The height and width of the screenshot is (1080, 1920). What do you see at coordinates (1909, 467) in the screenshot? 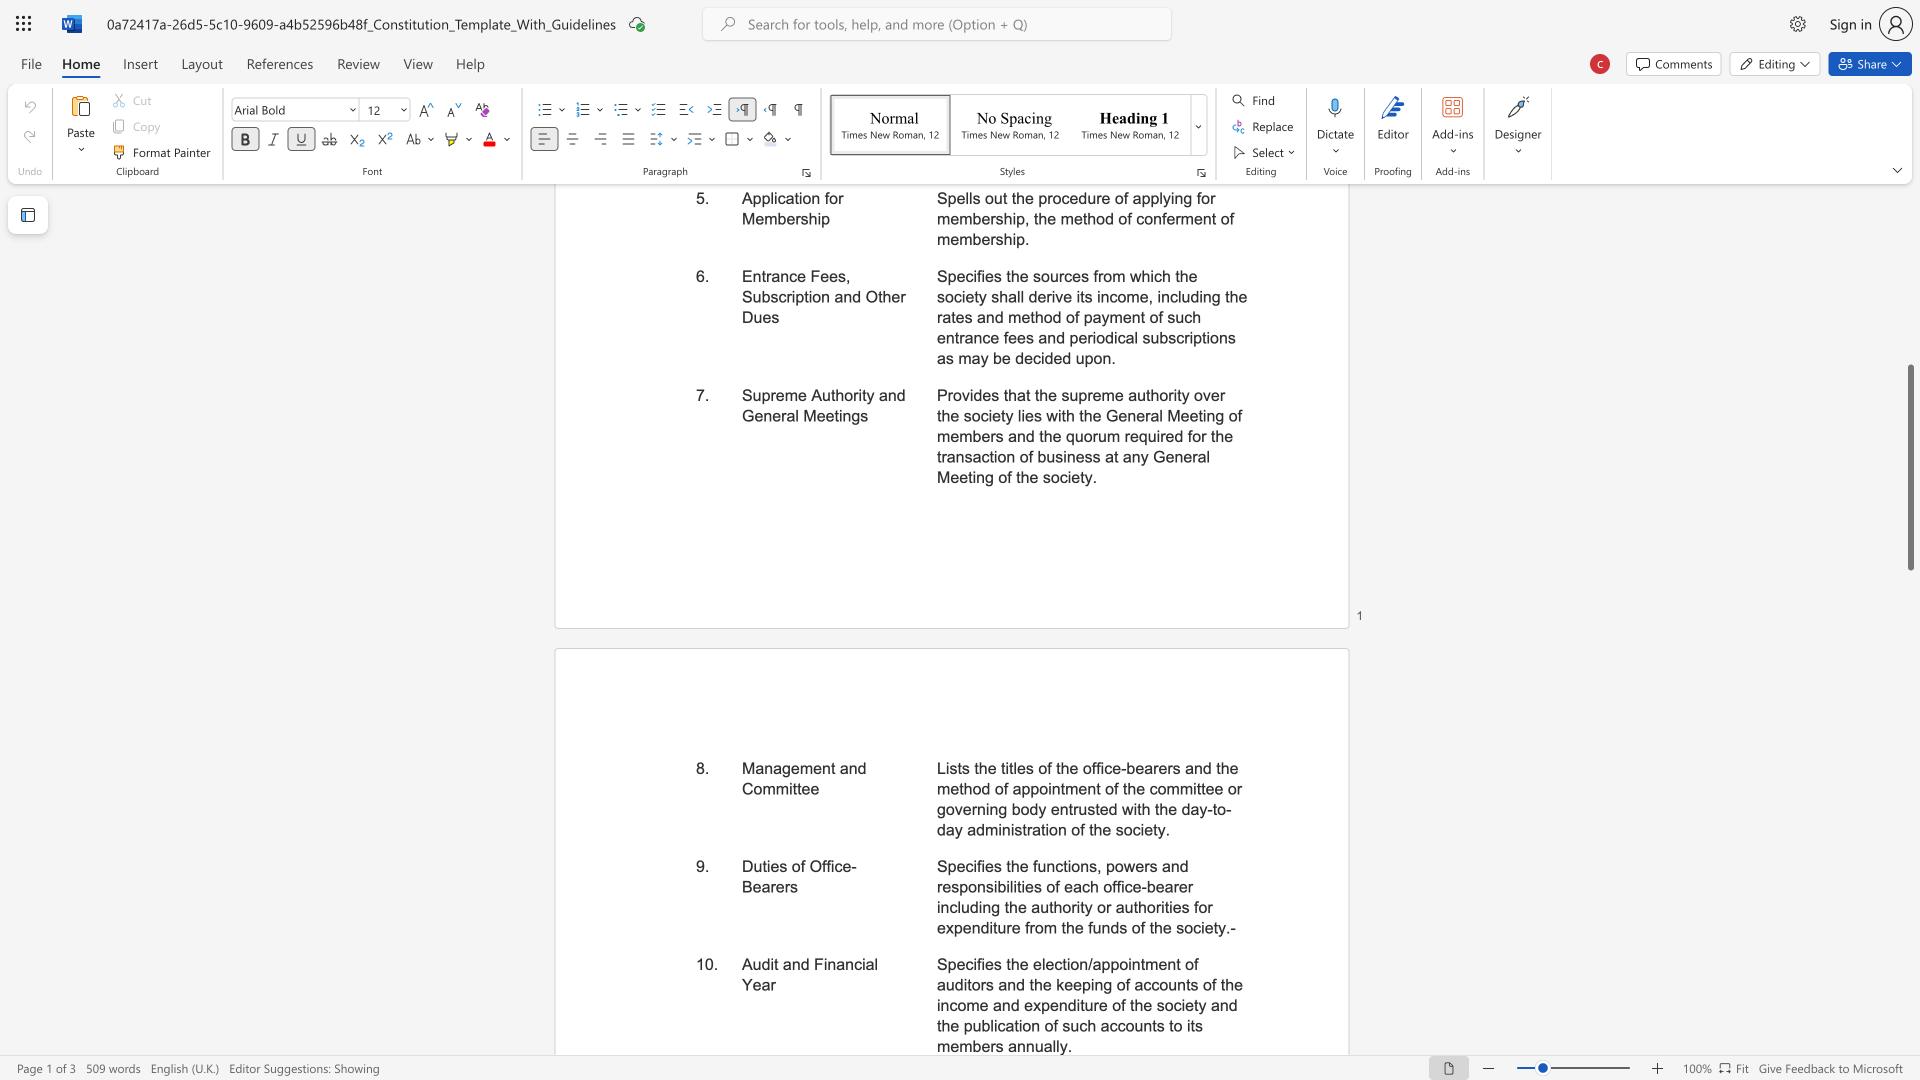
I see `the scrollbar and move up 380 pixels` at bounding box center [1909, 467].